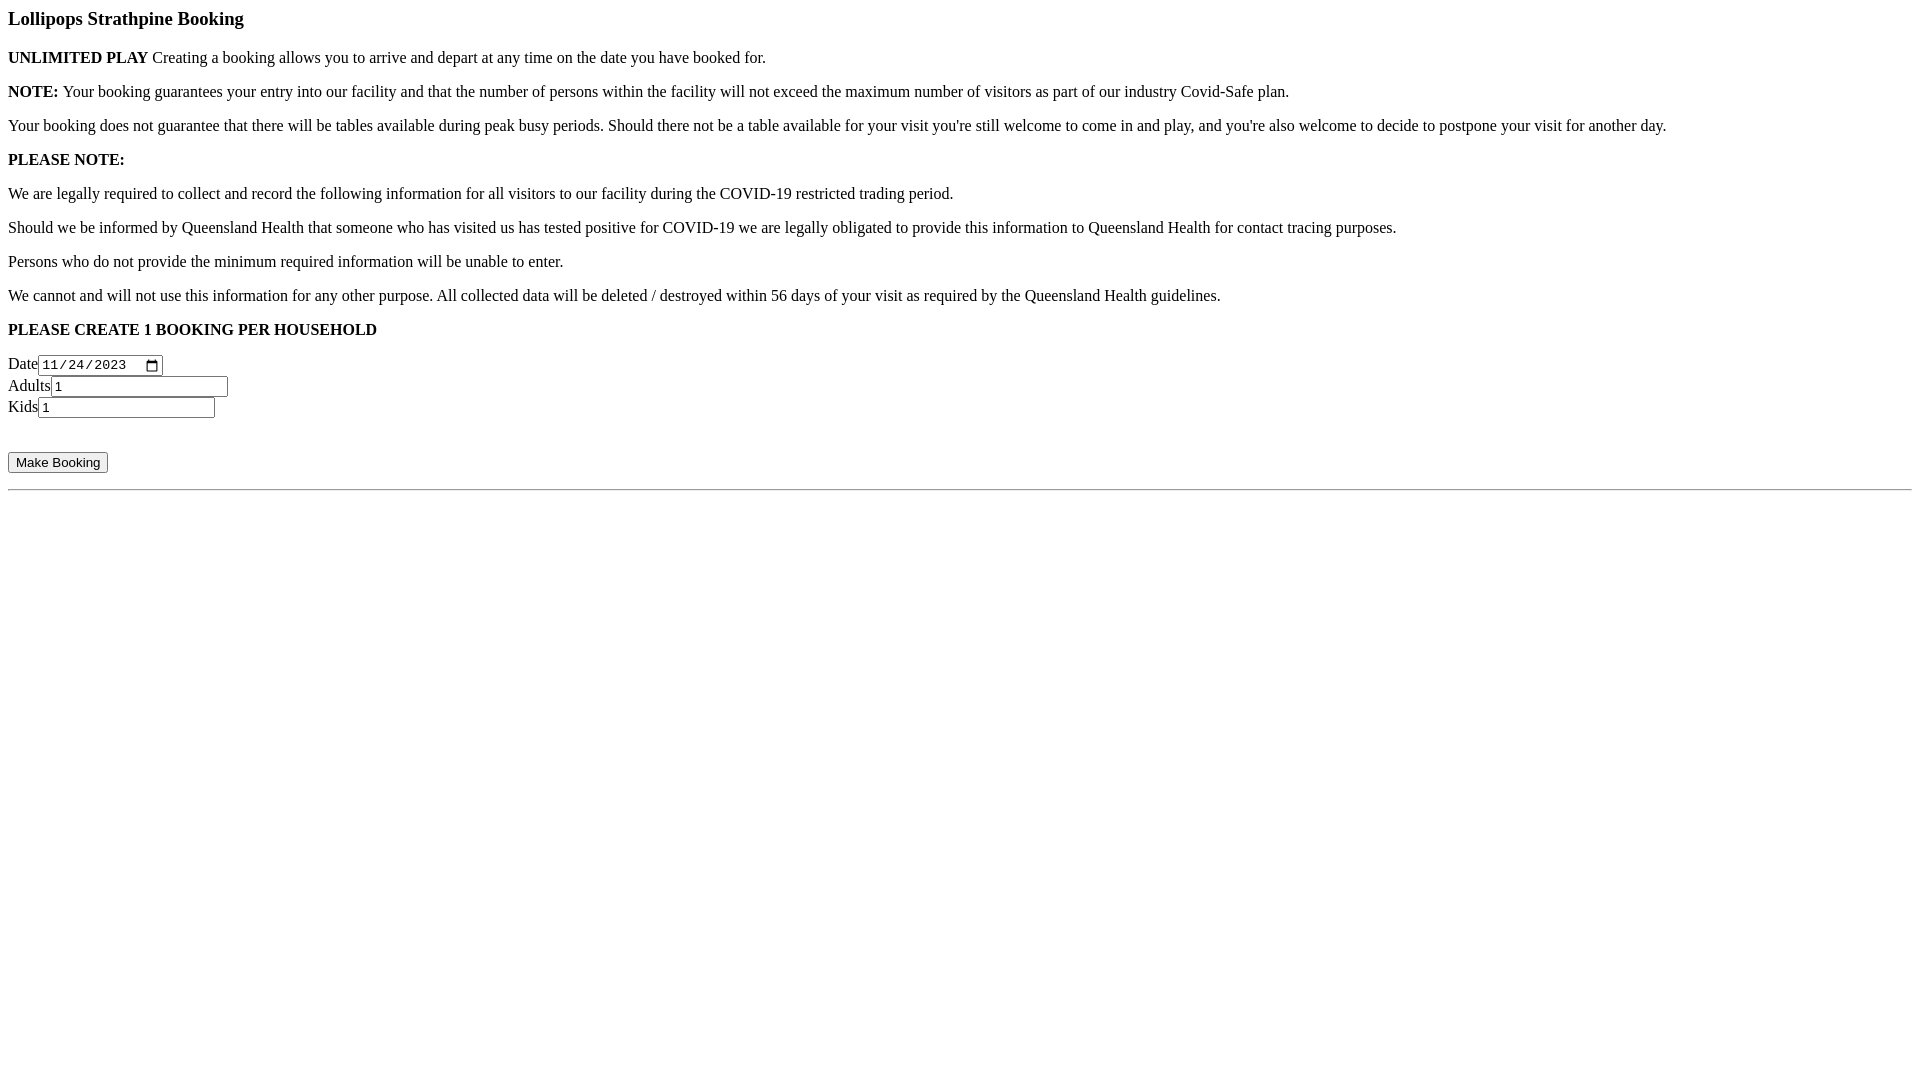  I want to click on 'Make Booking', so click(57, 462).